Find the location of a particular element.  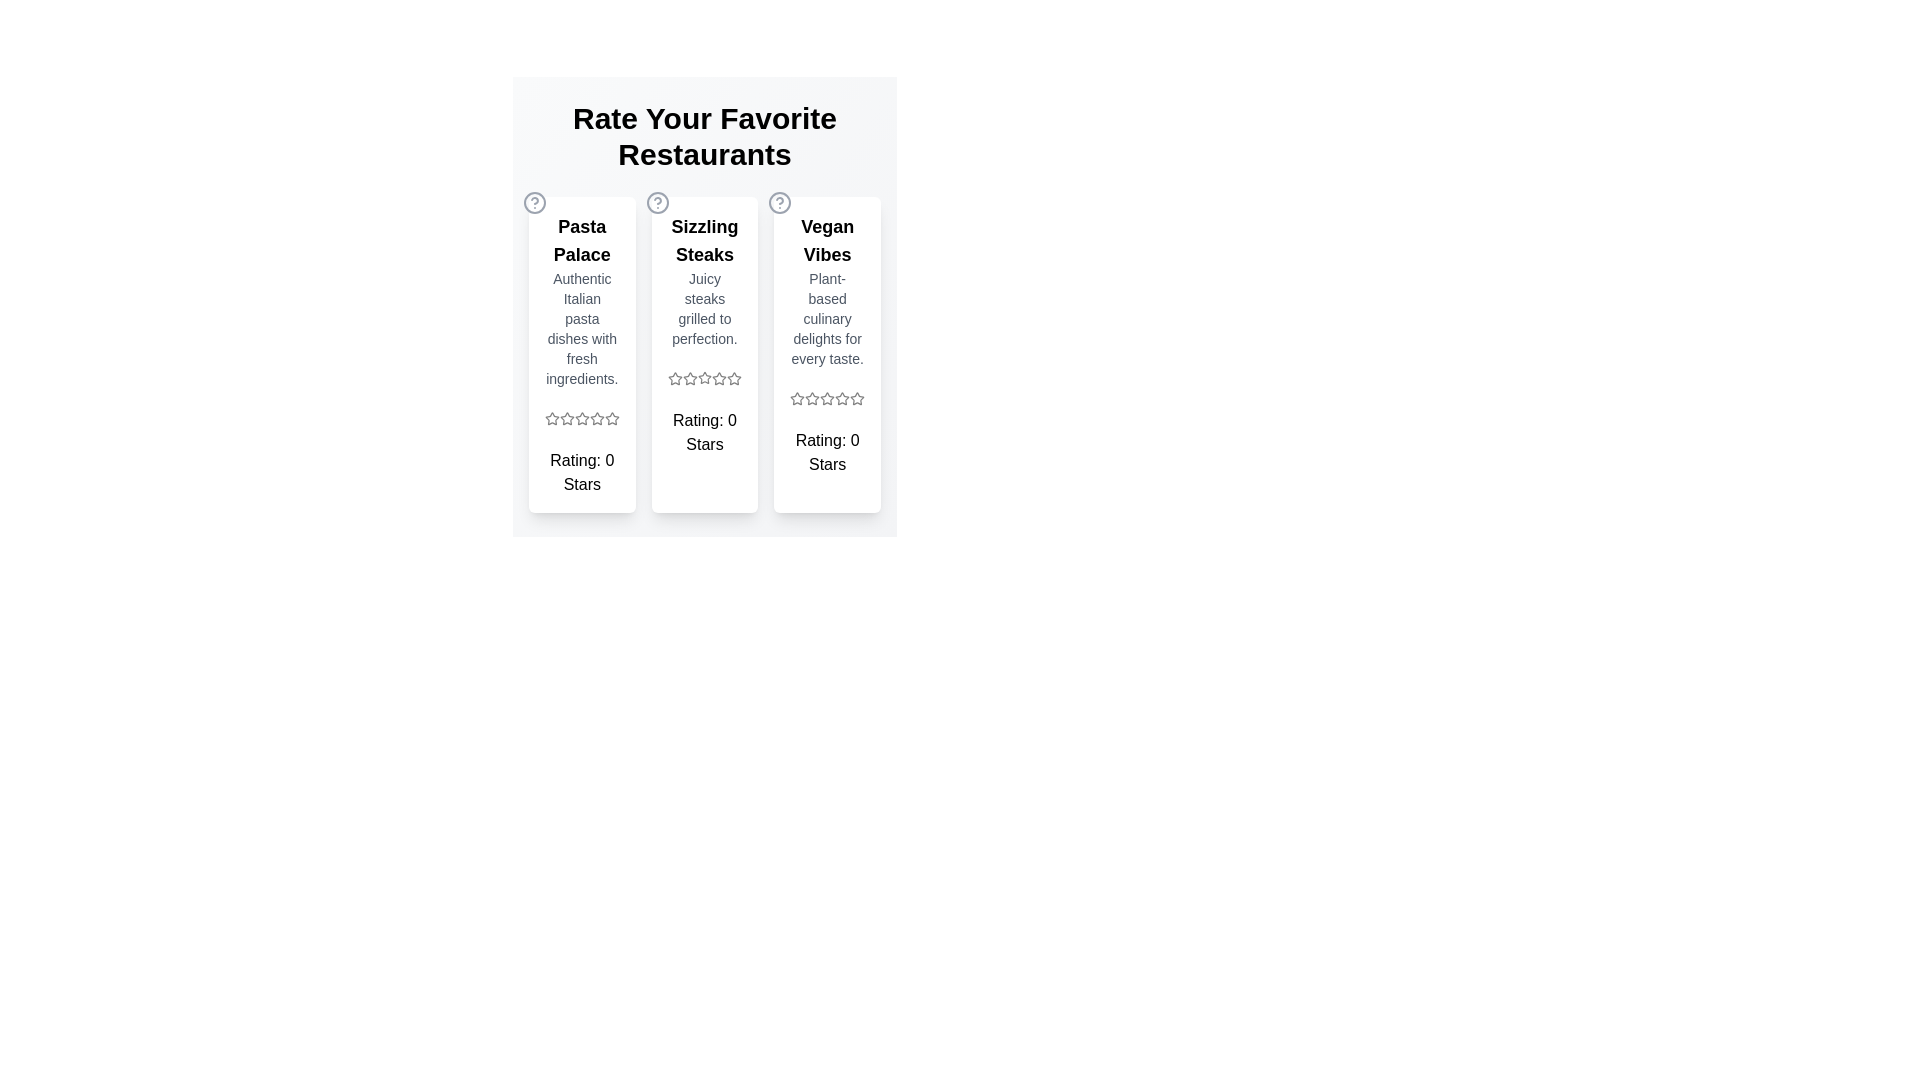

the star icon for 4 stars in the Vegan Vibes section is located at coordinates (843, 398).